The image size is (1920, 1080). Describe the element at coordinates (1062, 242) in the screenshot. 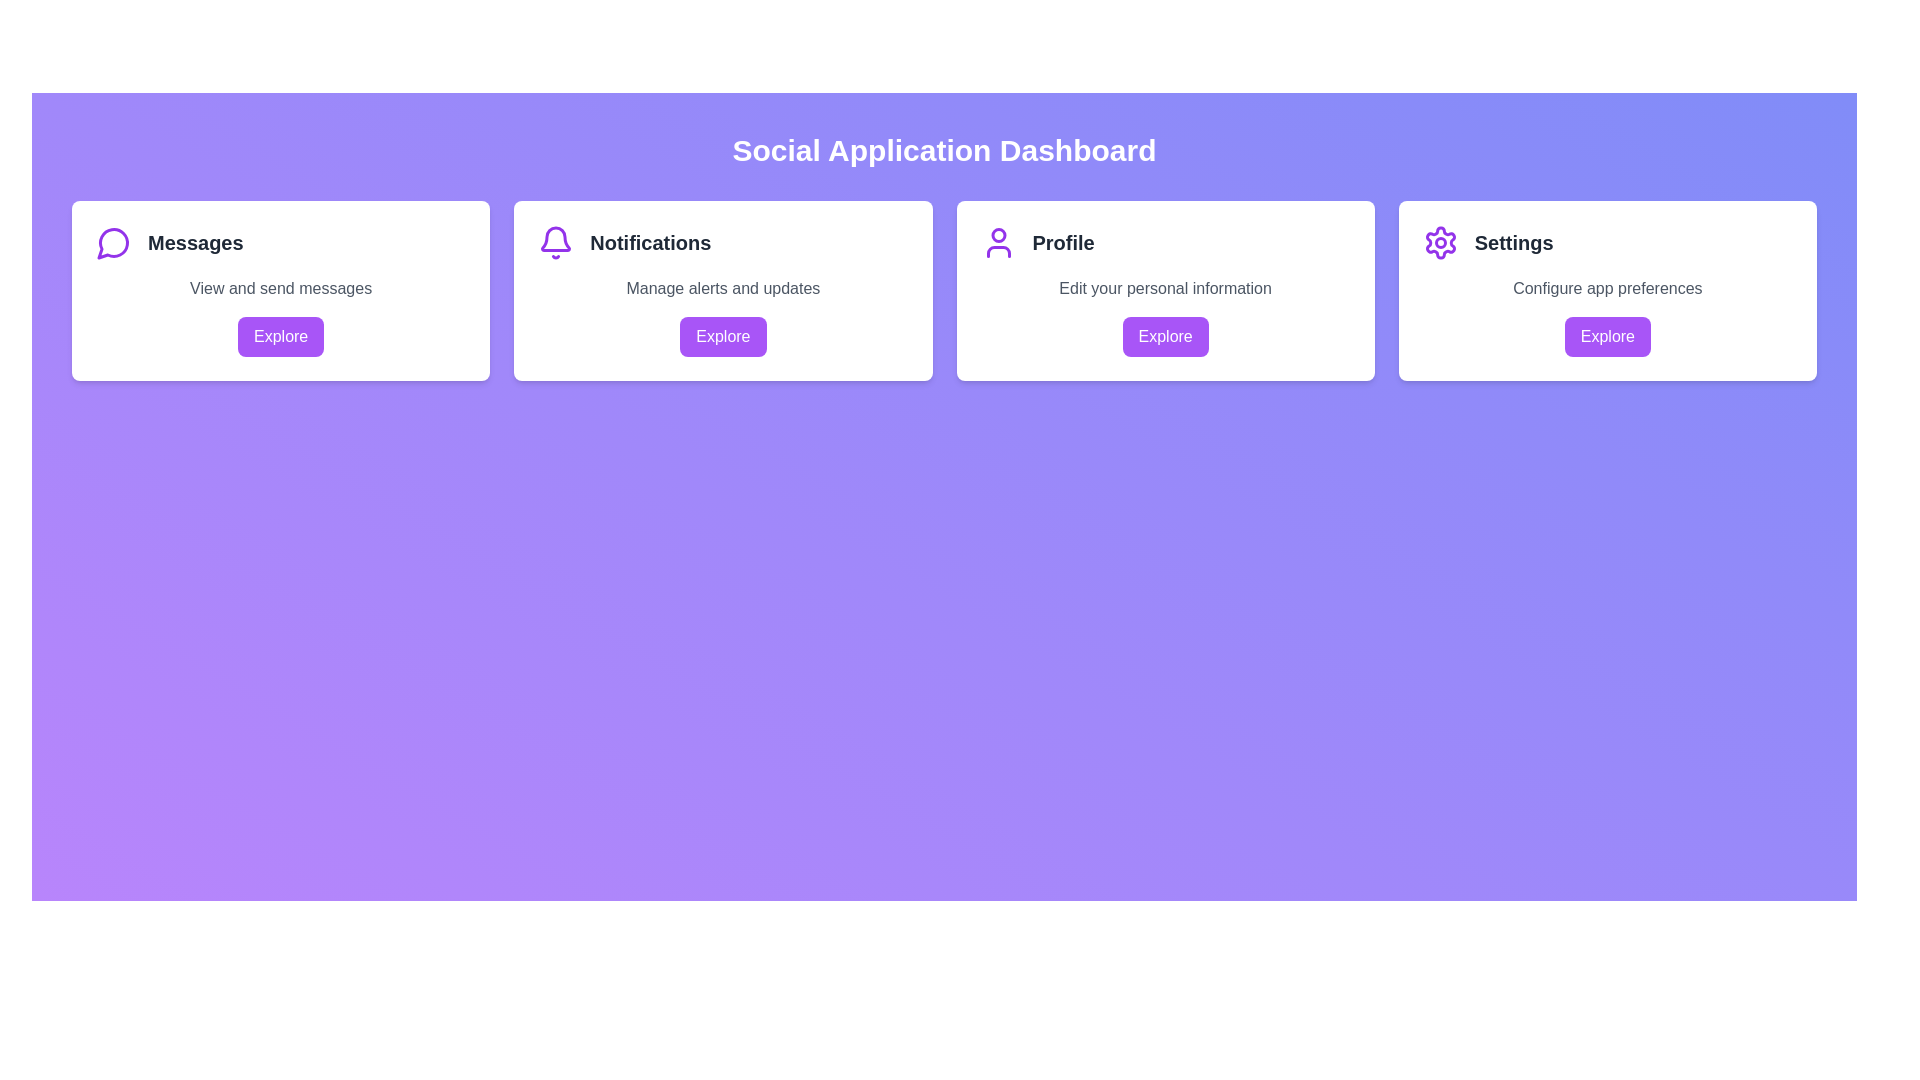

I see `text displayed on the 'Profile' text label, which is a bold text adjacent to a purple user icon in the third card from the left on the dashboard page` at that location.